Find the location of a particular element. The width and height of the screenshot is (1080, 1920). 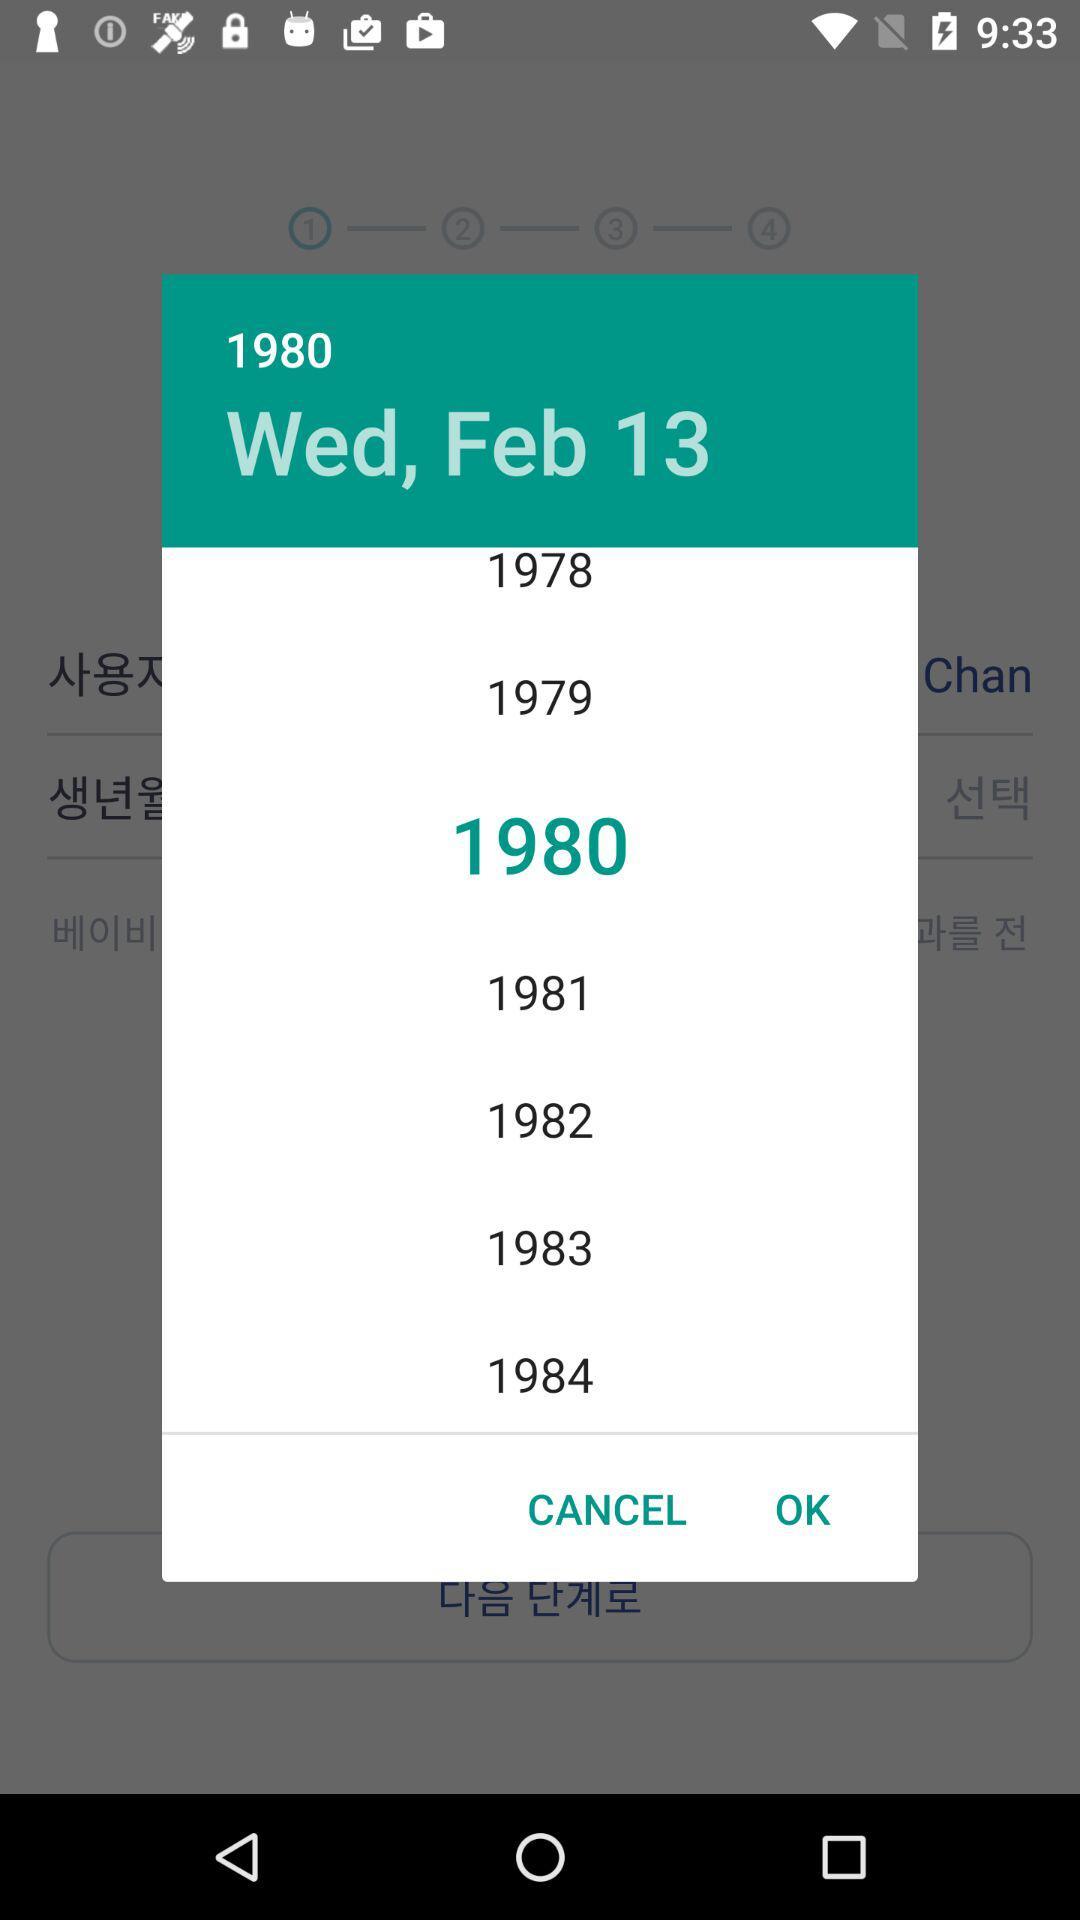

icon above 1978 item is located at coordinates (469, 439).